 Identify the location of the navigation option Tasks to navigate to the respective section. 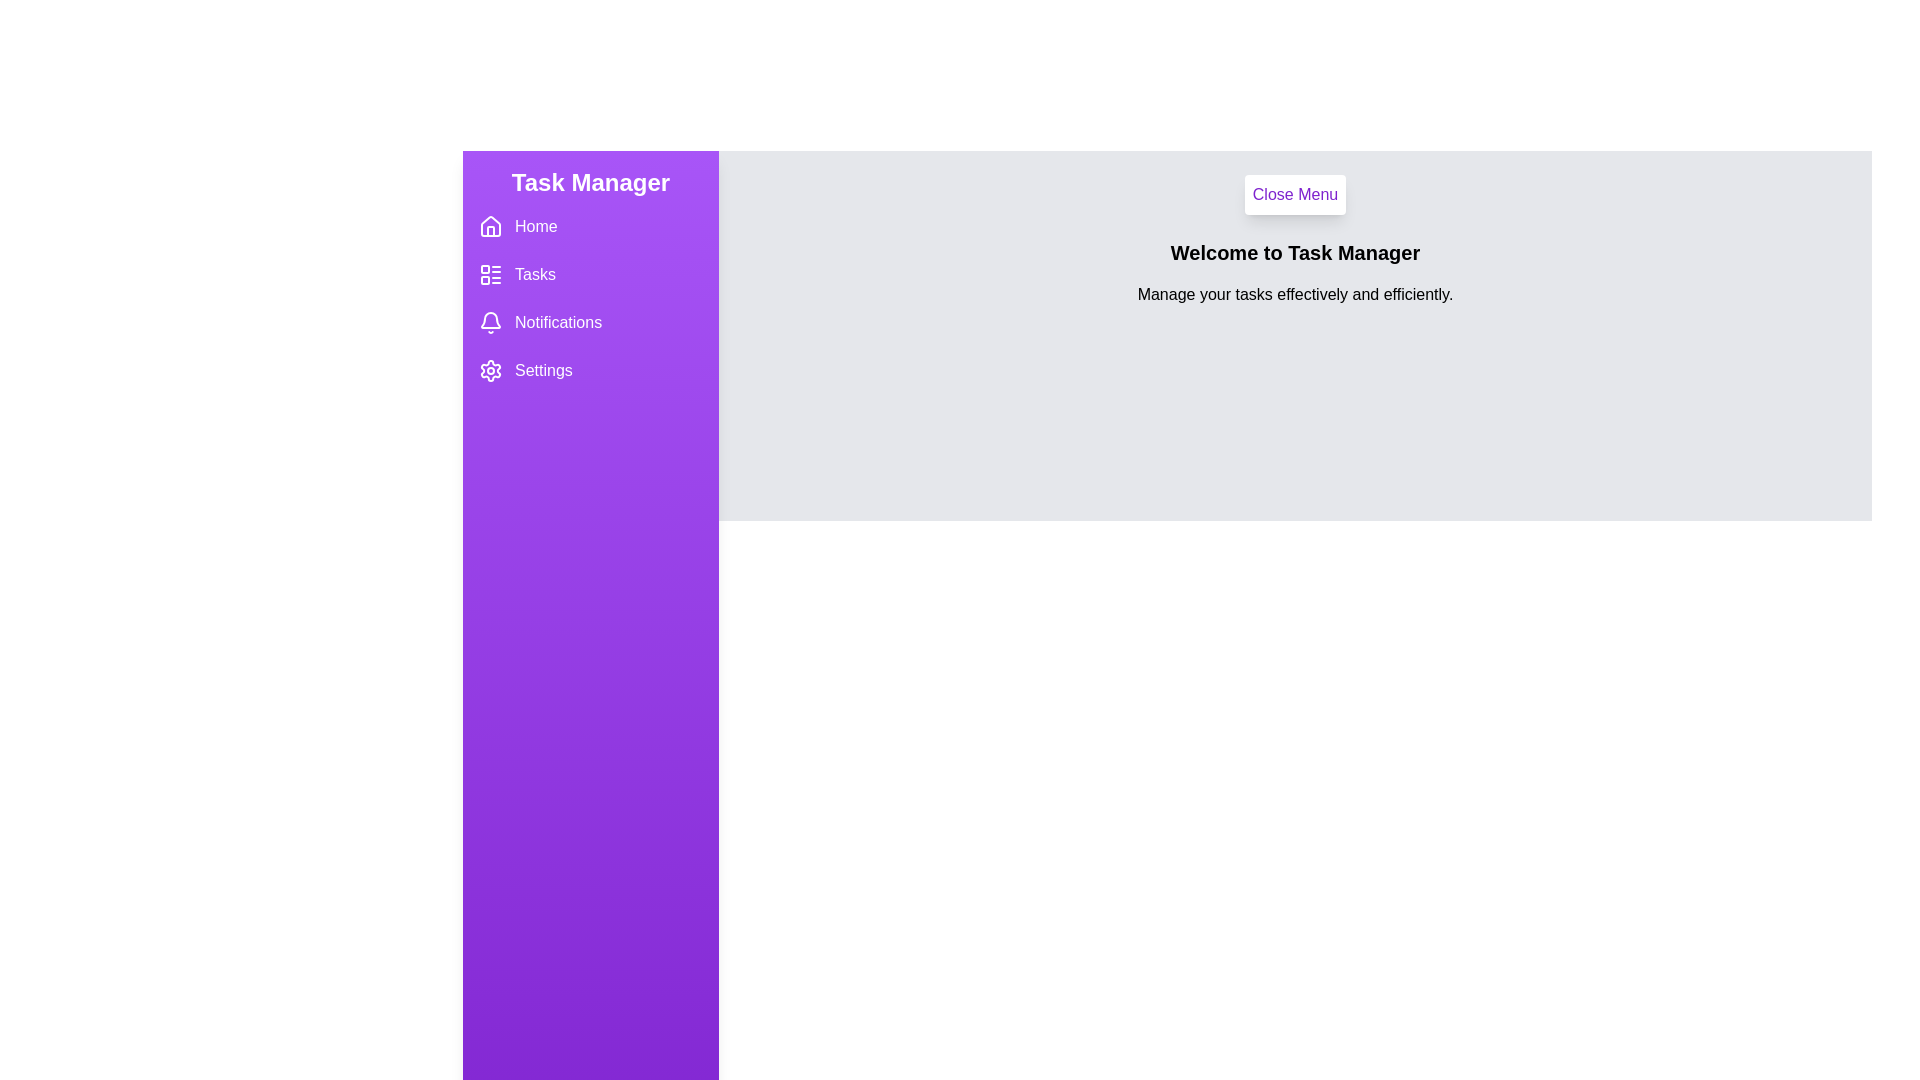
(589, 274).